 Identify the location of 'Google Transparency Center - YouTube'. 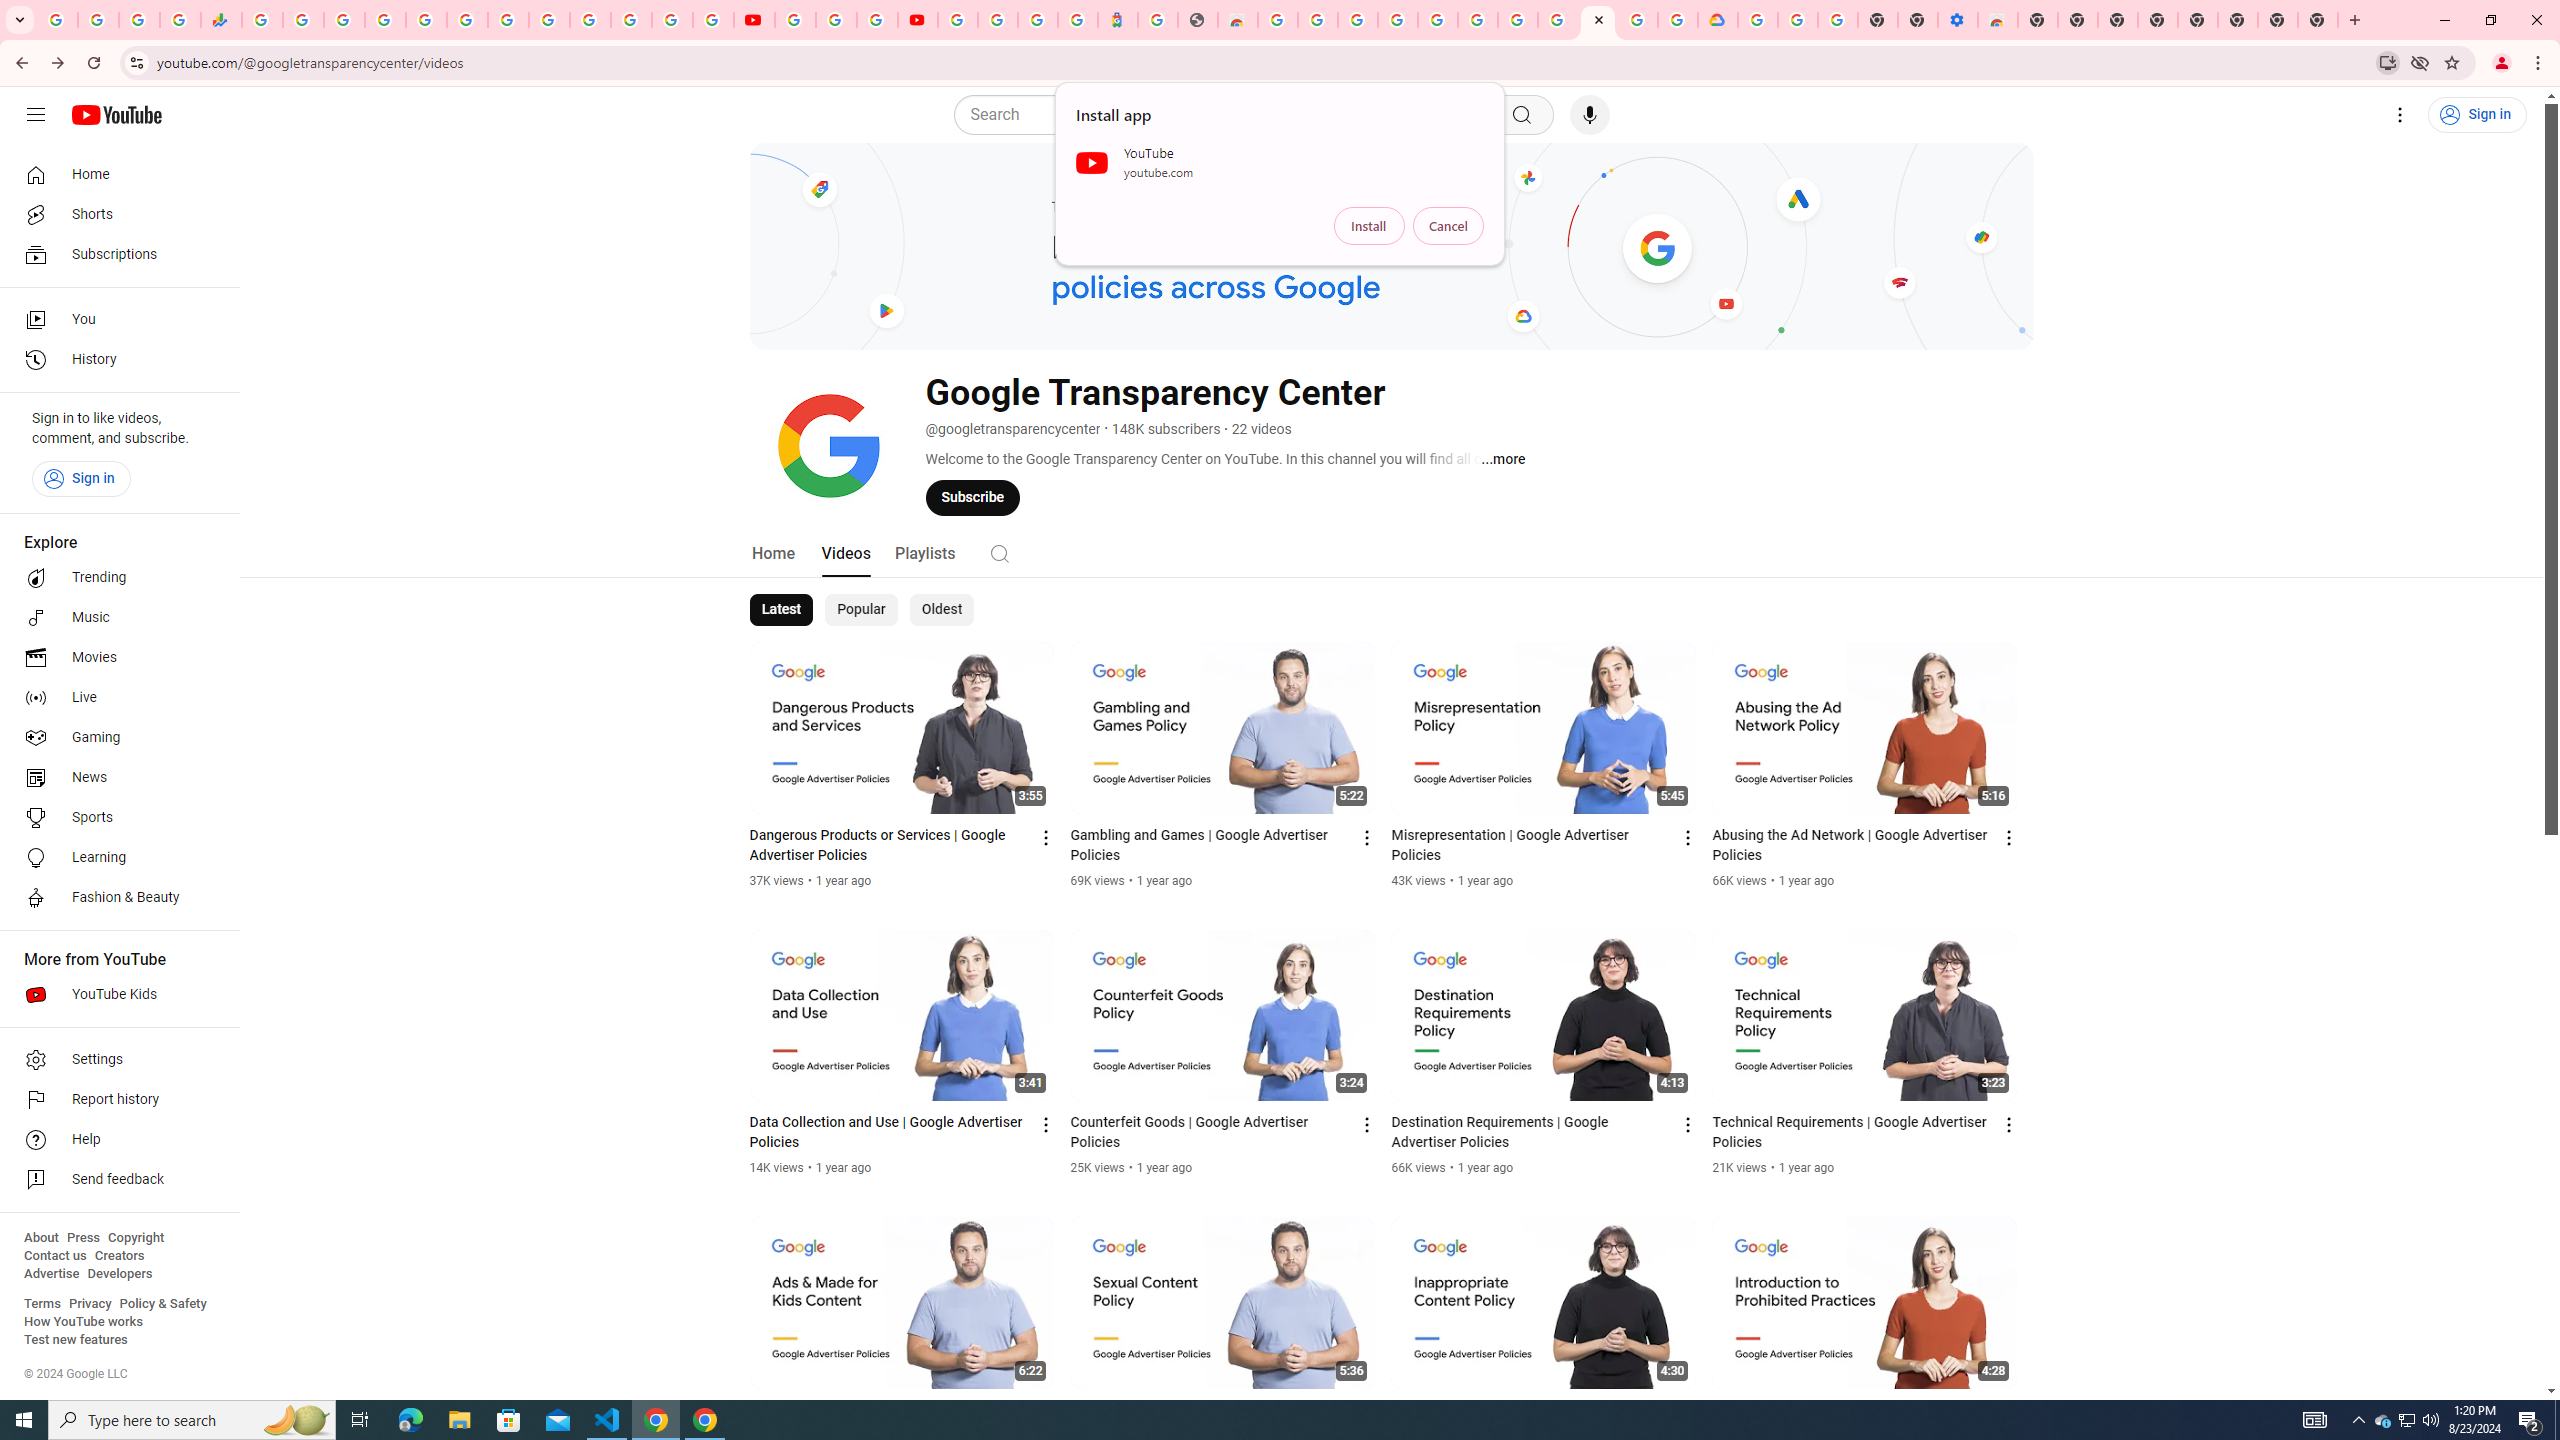
(1597, 19).